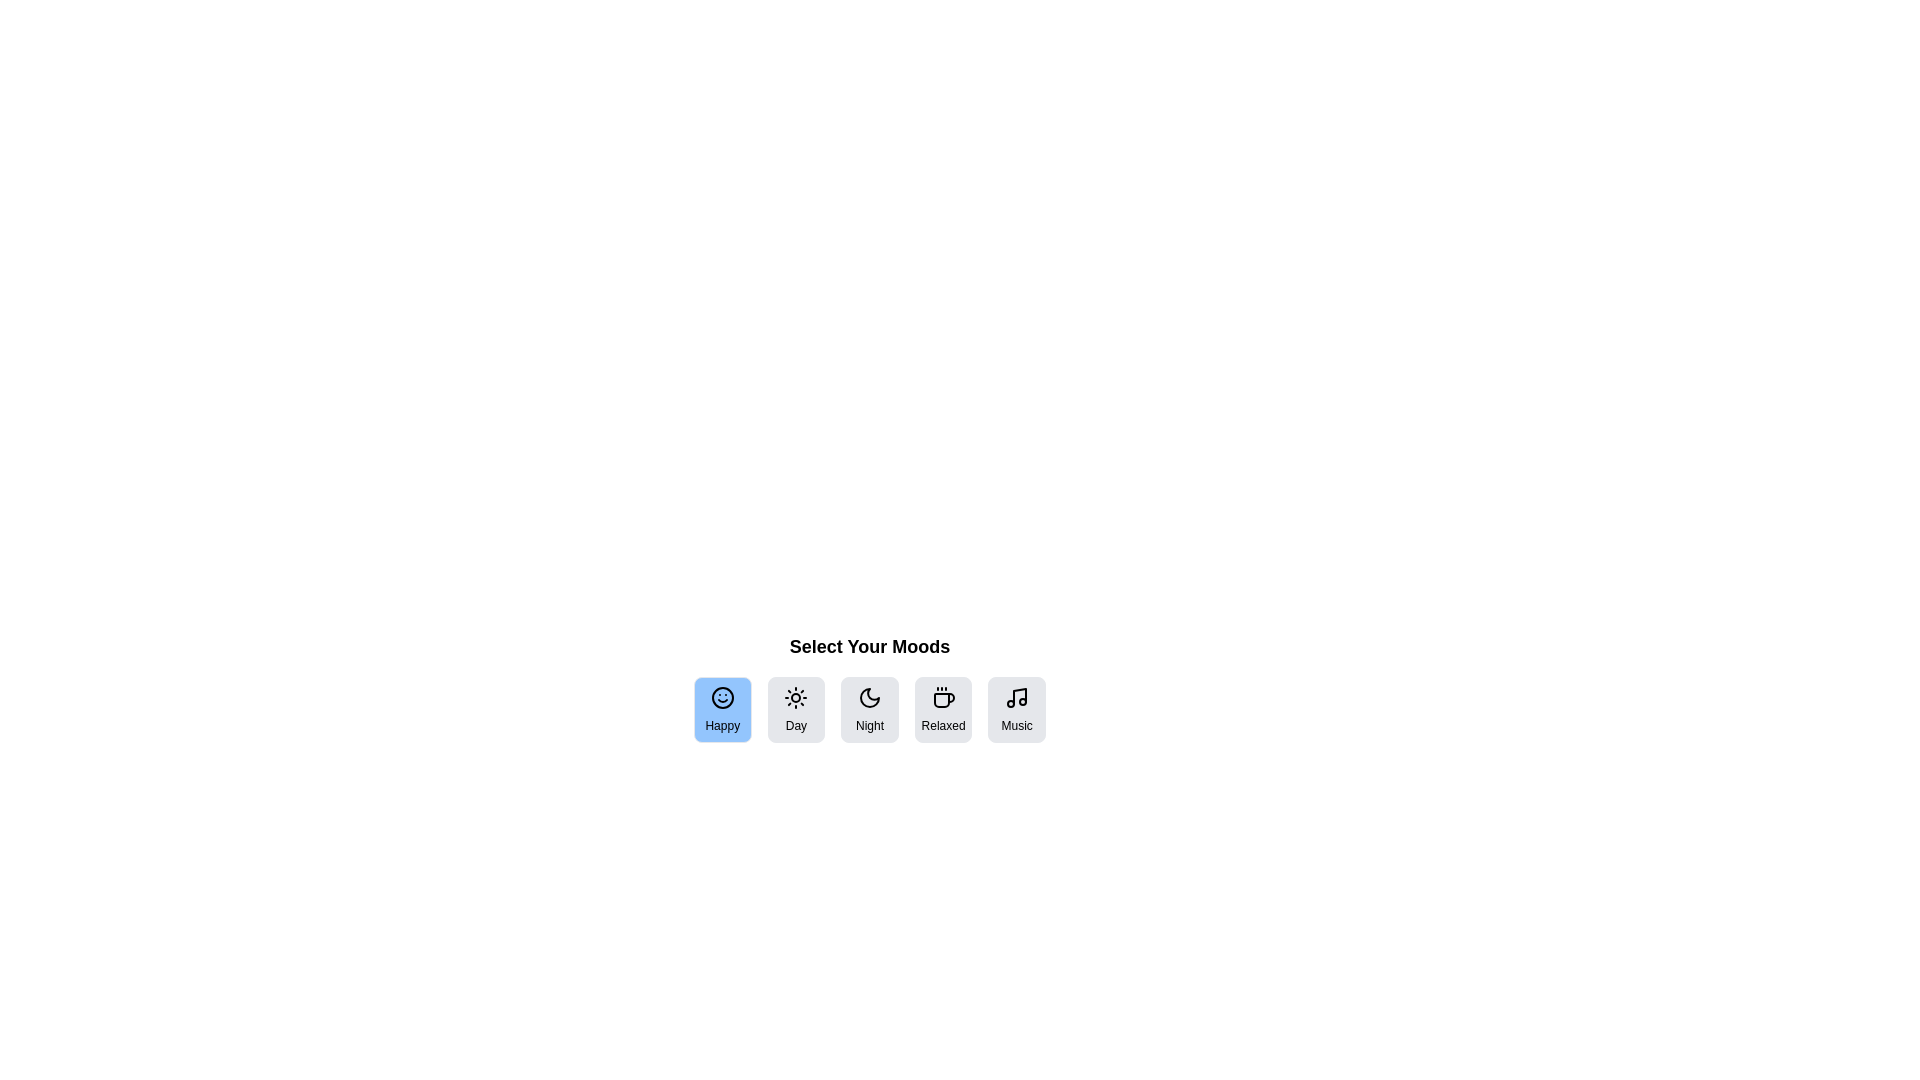 The height and width of the screenshot is (1080, 1920). Describe the element at coordinates (1017, 697) in the screenshot. I see `the musical note icon with thin black outlines against a light gray rounded square background, located in the last interactive button of the mood options row` at that location.